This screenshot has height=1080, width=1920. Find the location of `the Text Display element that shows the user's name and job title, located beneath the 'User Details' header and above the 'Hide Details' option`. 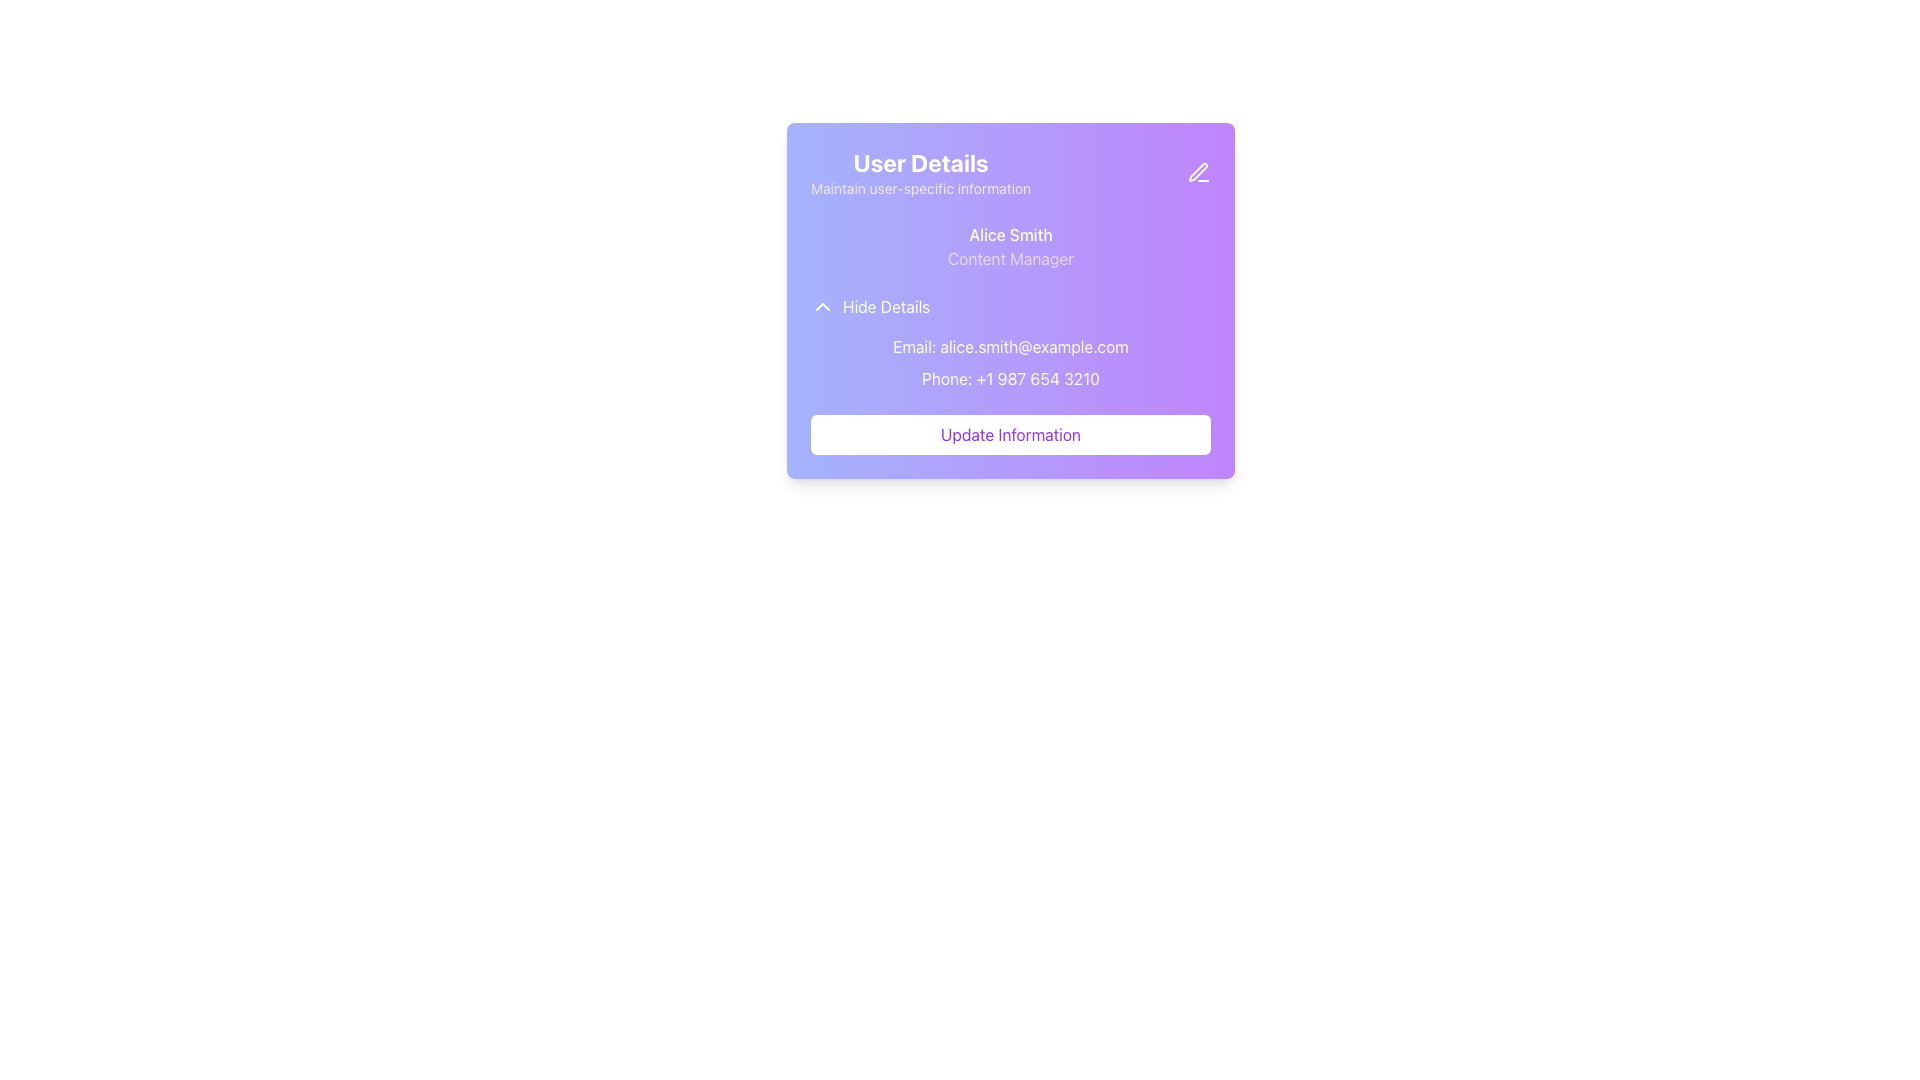

the Text Display element that shows the user's name and job title, located beneath the 'User Details' header and above the 'Hide Details' option is located at coordinates (1011, 245).